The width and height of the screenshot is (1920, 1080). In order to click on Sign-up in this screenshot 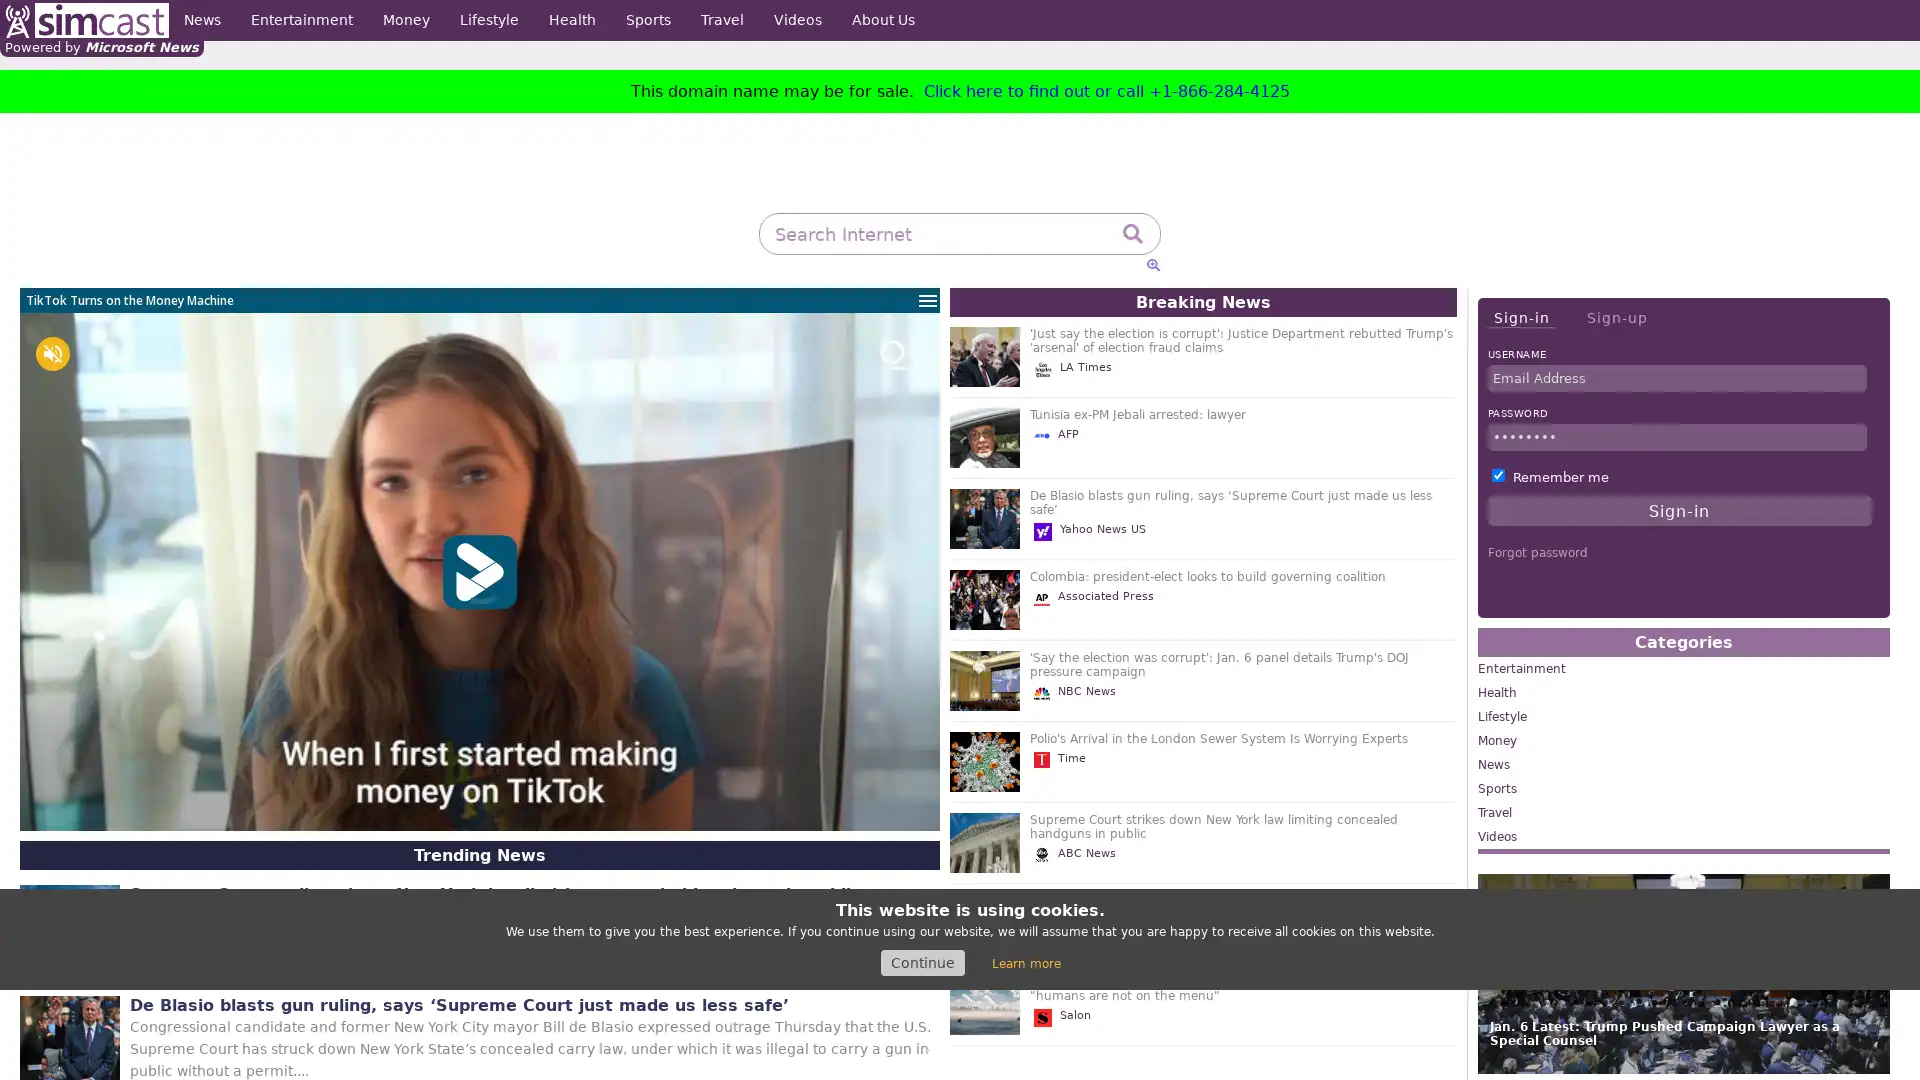, I will do `click(1616, 316)`.